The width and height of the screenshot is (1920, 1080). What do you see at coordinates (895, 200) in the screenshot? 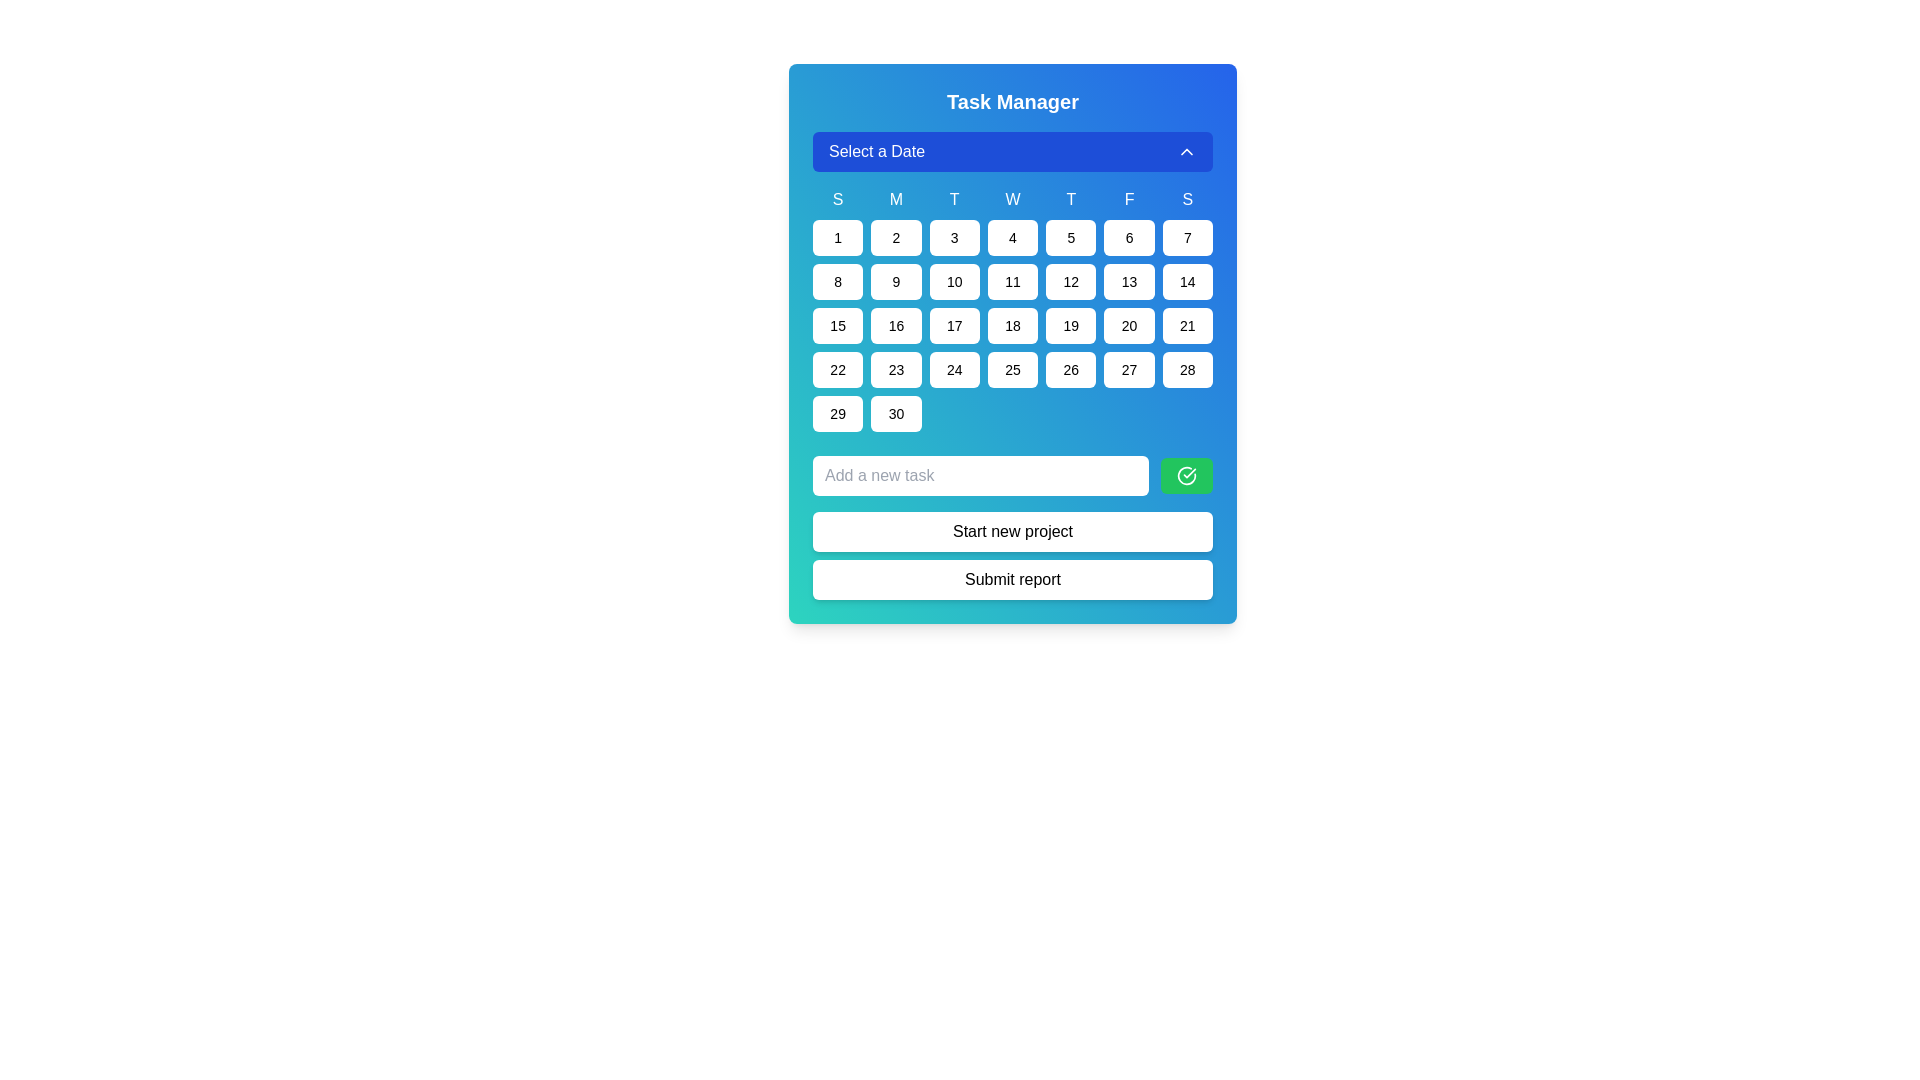
I see `the static text label displaying the uppercase letter 'M', which is styled in white font on a blue background, positioned under the title 'Select a Date' in the calendar header row` at bounding box center [895, 200].